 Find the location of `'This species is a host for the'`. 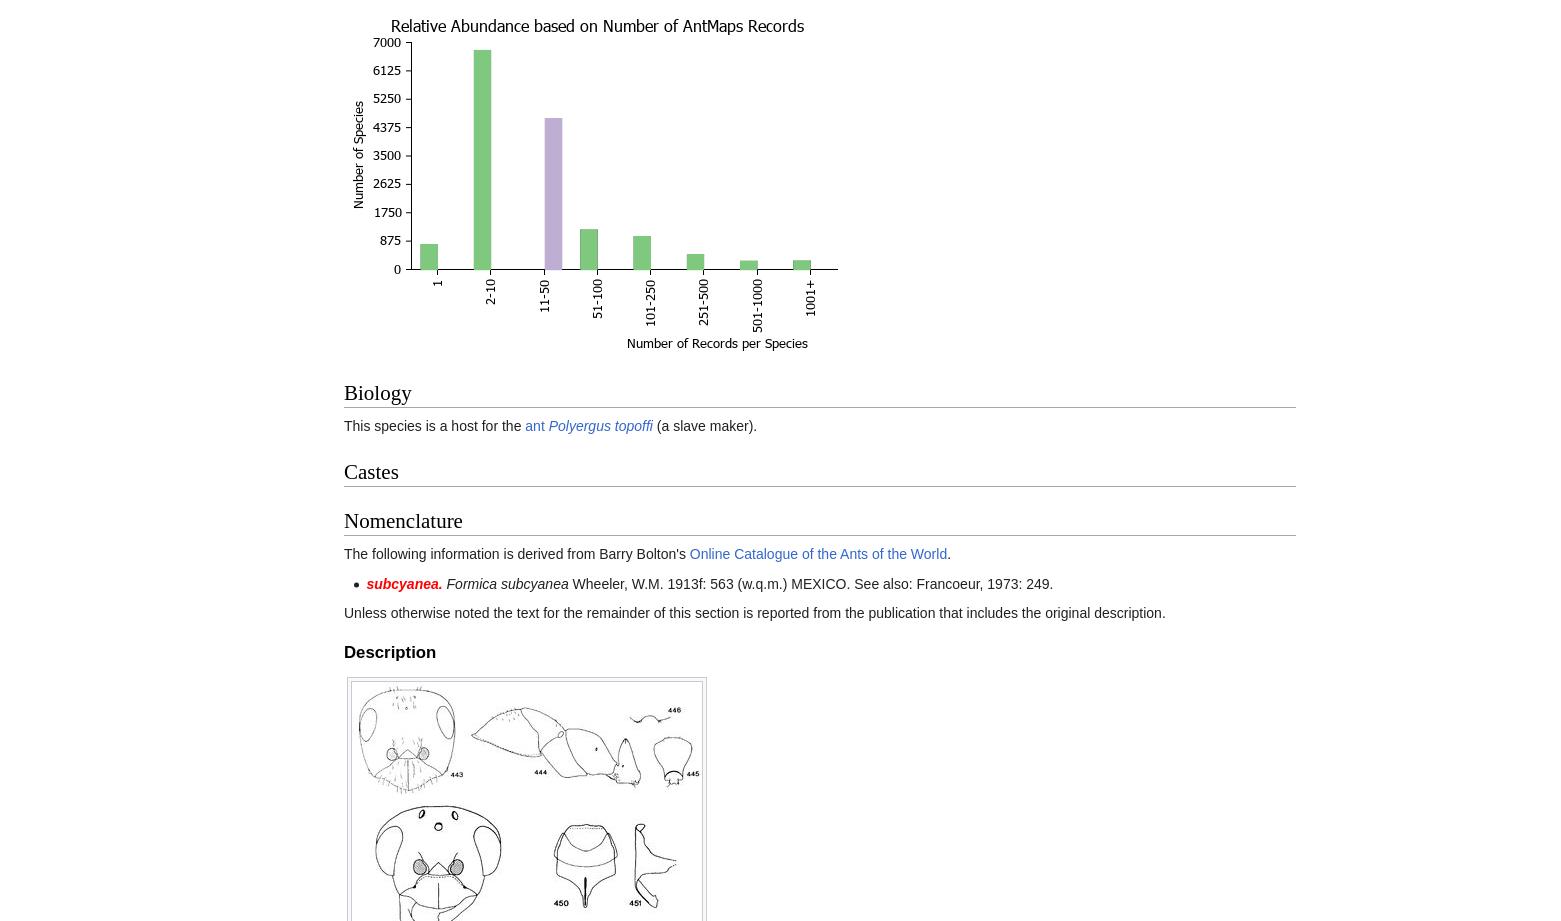

'This species is a host for the' is located at coordinates (433, 425).